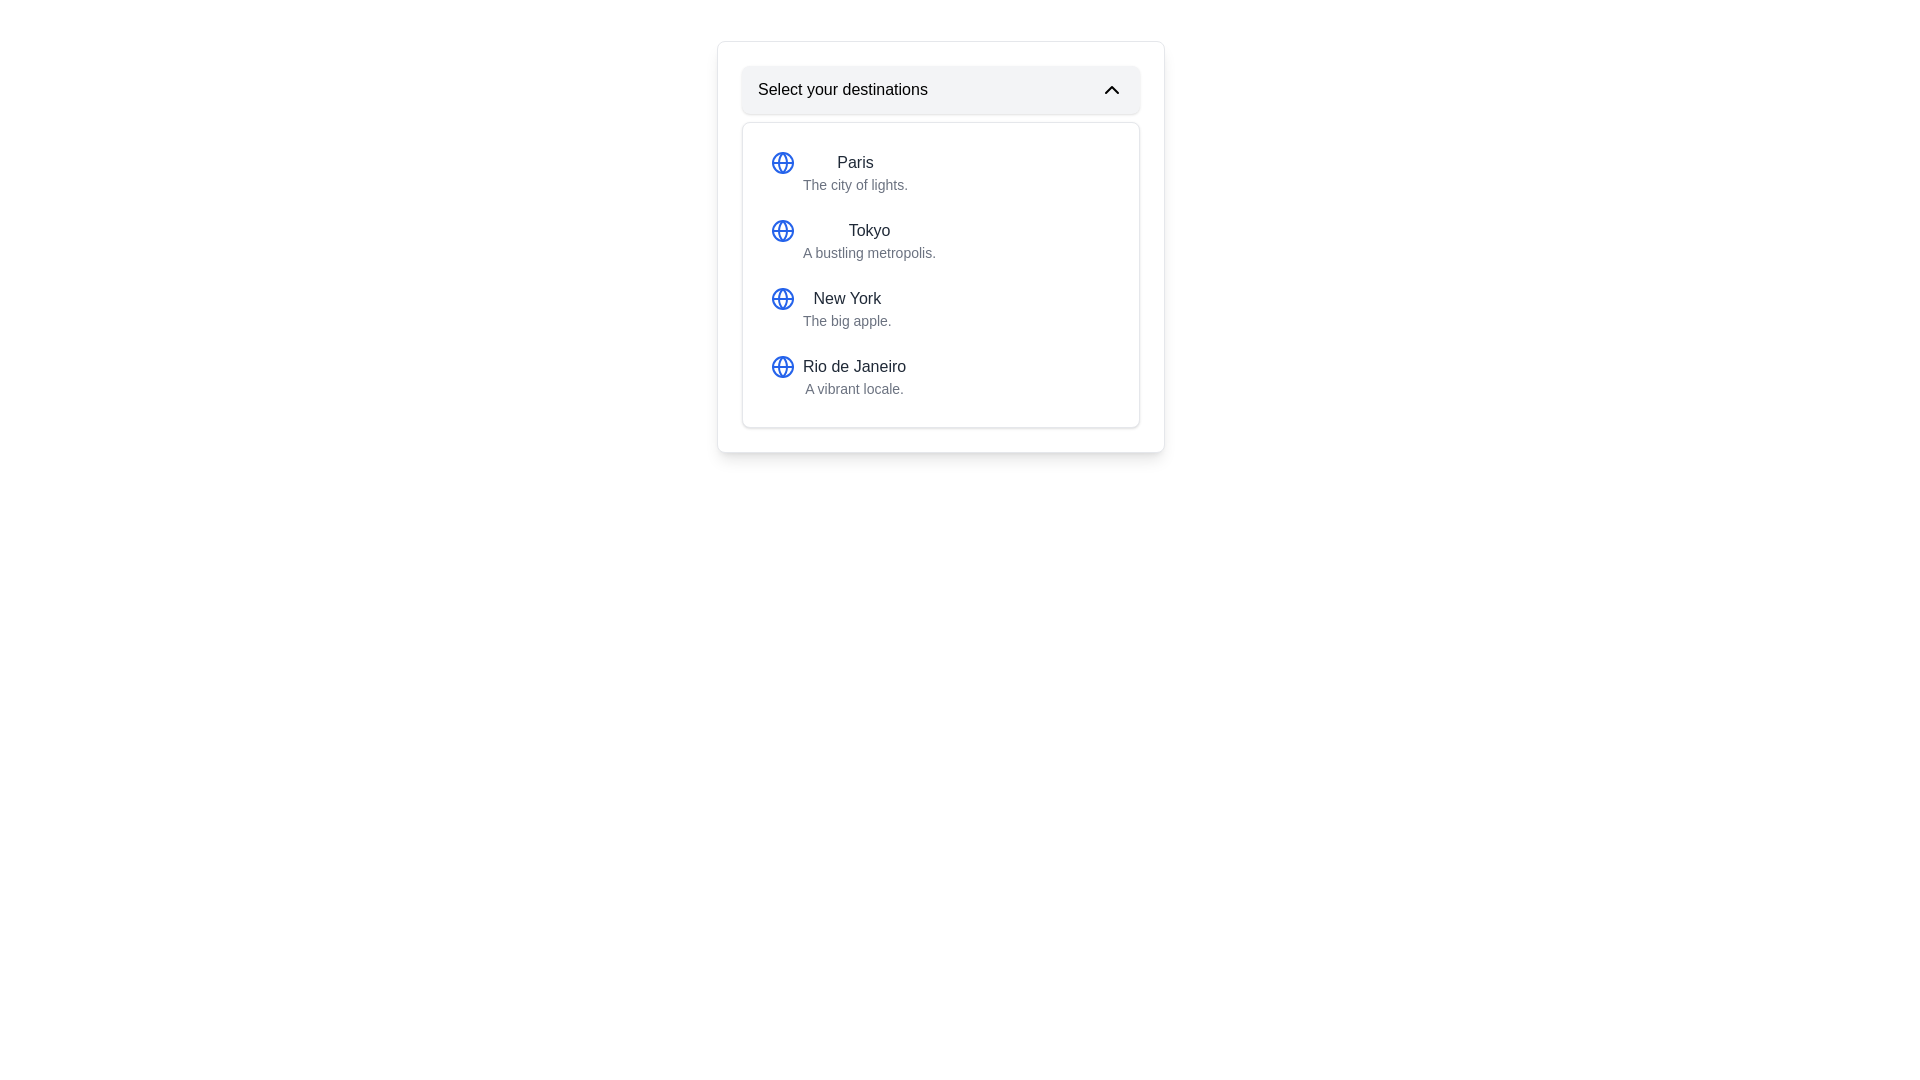 This screenshot has width=1920, height=1080. Describe the element at coordinates (847, 308) in the screenshot. I see `the text display element that represents a specific destination, styled with a title and description, located as the third item in the list of destinations` at that location.